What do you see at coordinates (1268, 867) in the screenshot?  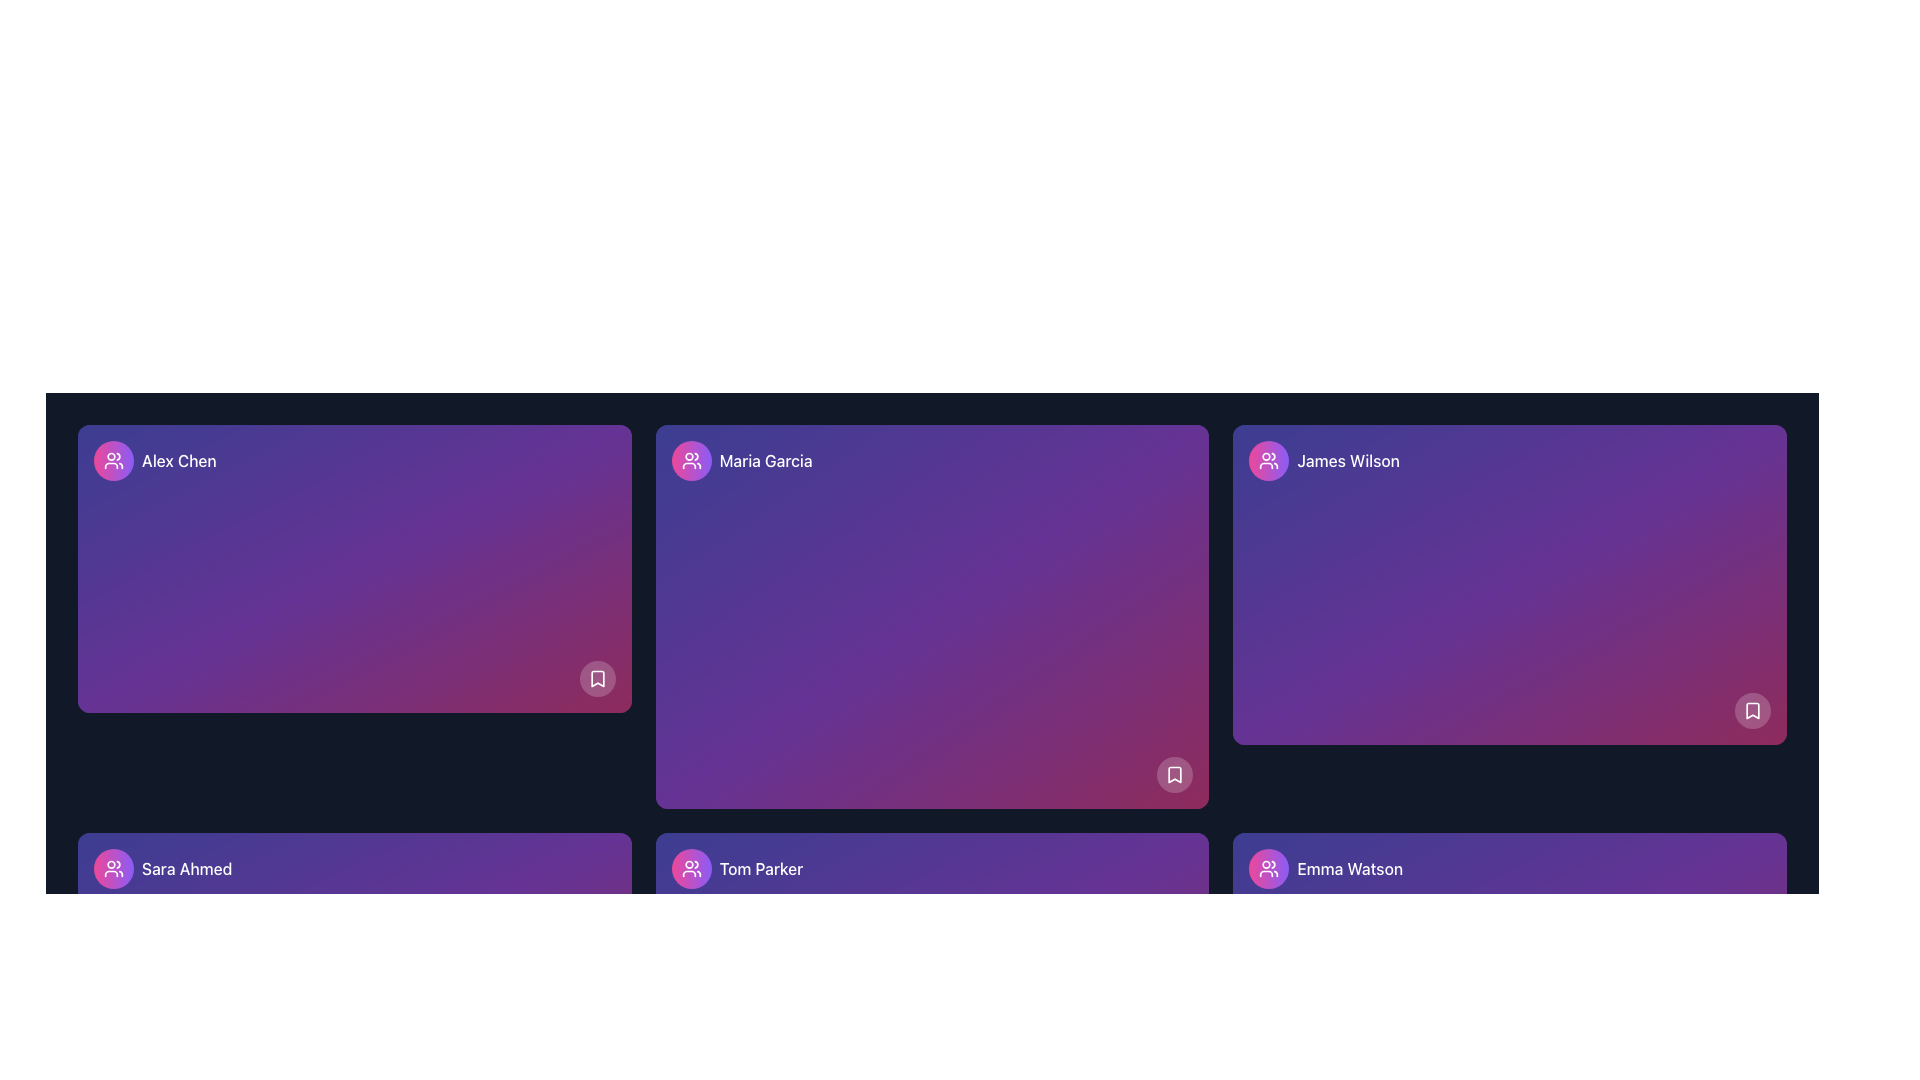 I see `the user groups icon located at the top-left corner of a rectangular card in a multi-row grid layout` at bounding box center [1268, 867].